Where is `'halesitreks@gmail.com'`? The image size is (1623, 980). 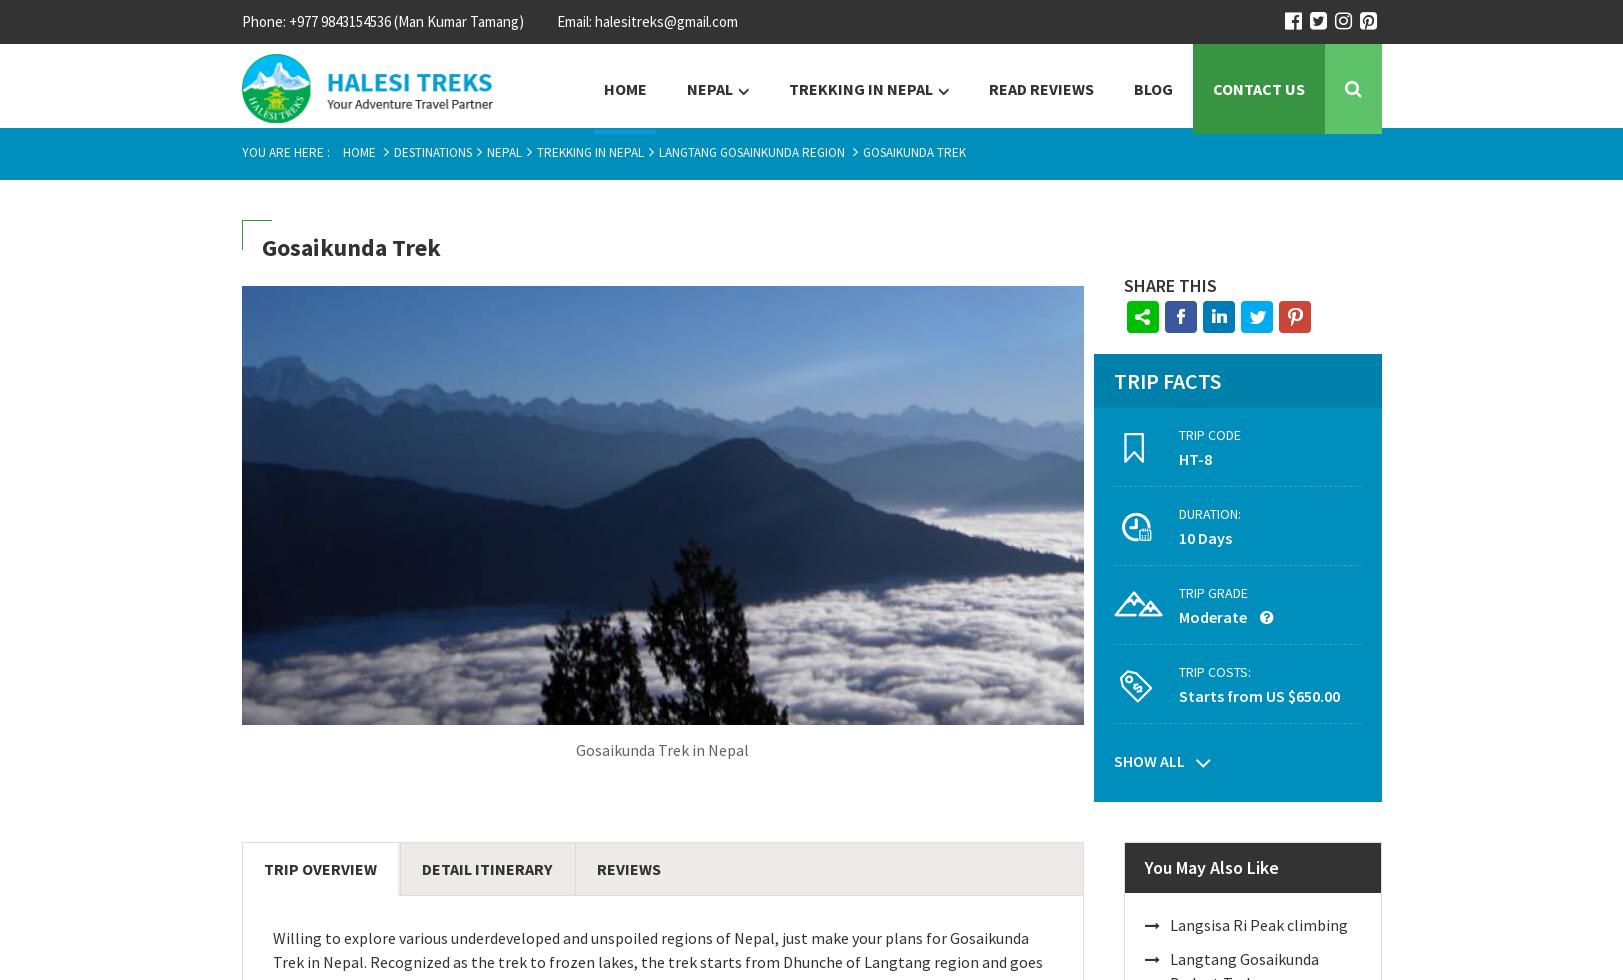 'halesitreks@gmail.com' is located at coordinates (665, 21).